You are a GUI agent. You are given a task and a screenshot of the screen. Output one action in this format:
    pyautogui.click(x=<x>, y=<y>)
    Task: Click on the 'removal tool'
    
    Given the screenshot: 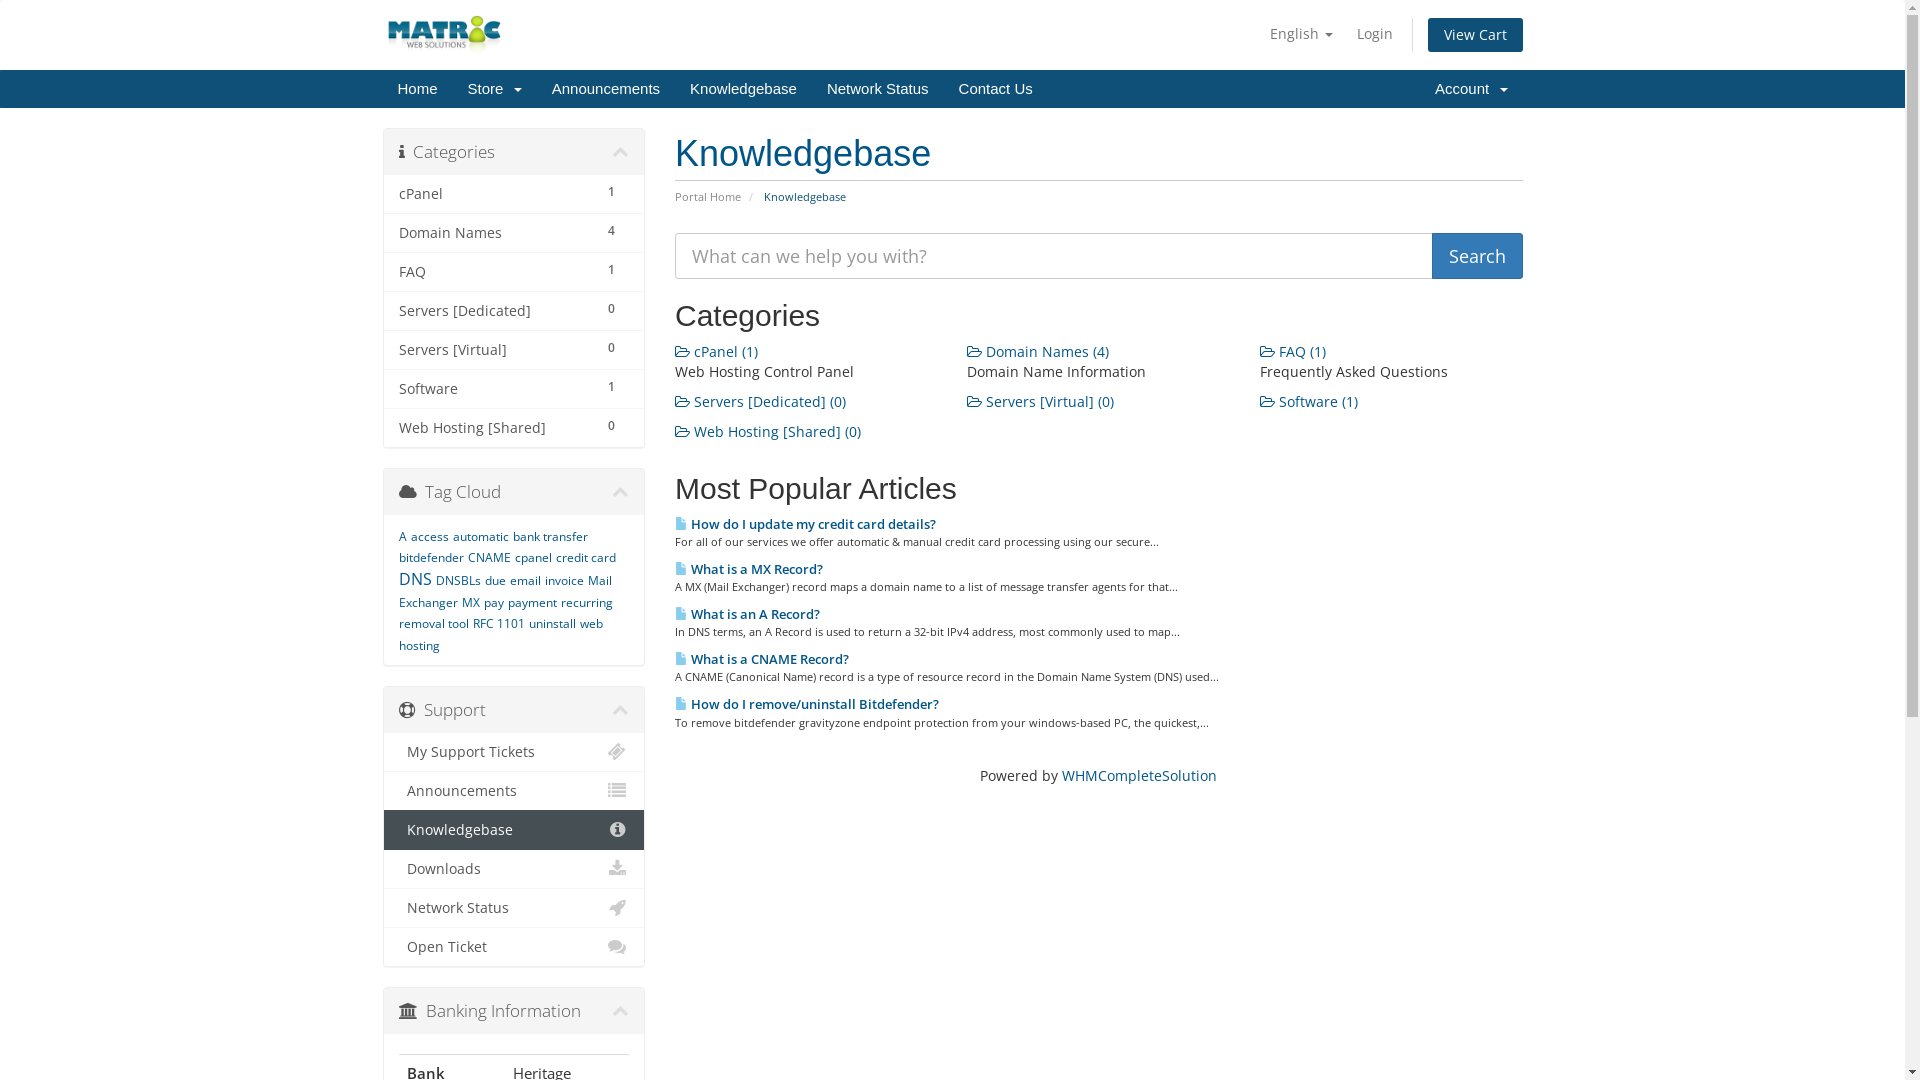 What is the action you would take?
    pyautogui.click(x=398, y=622)
    